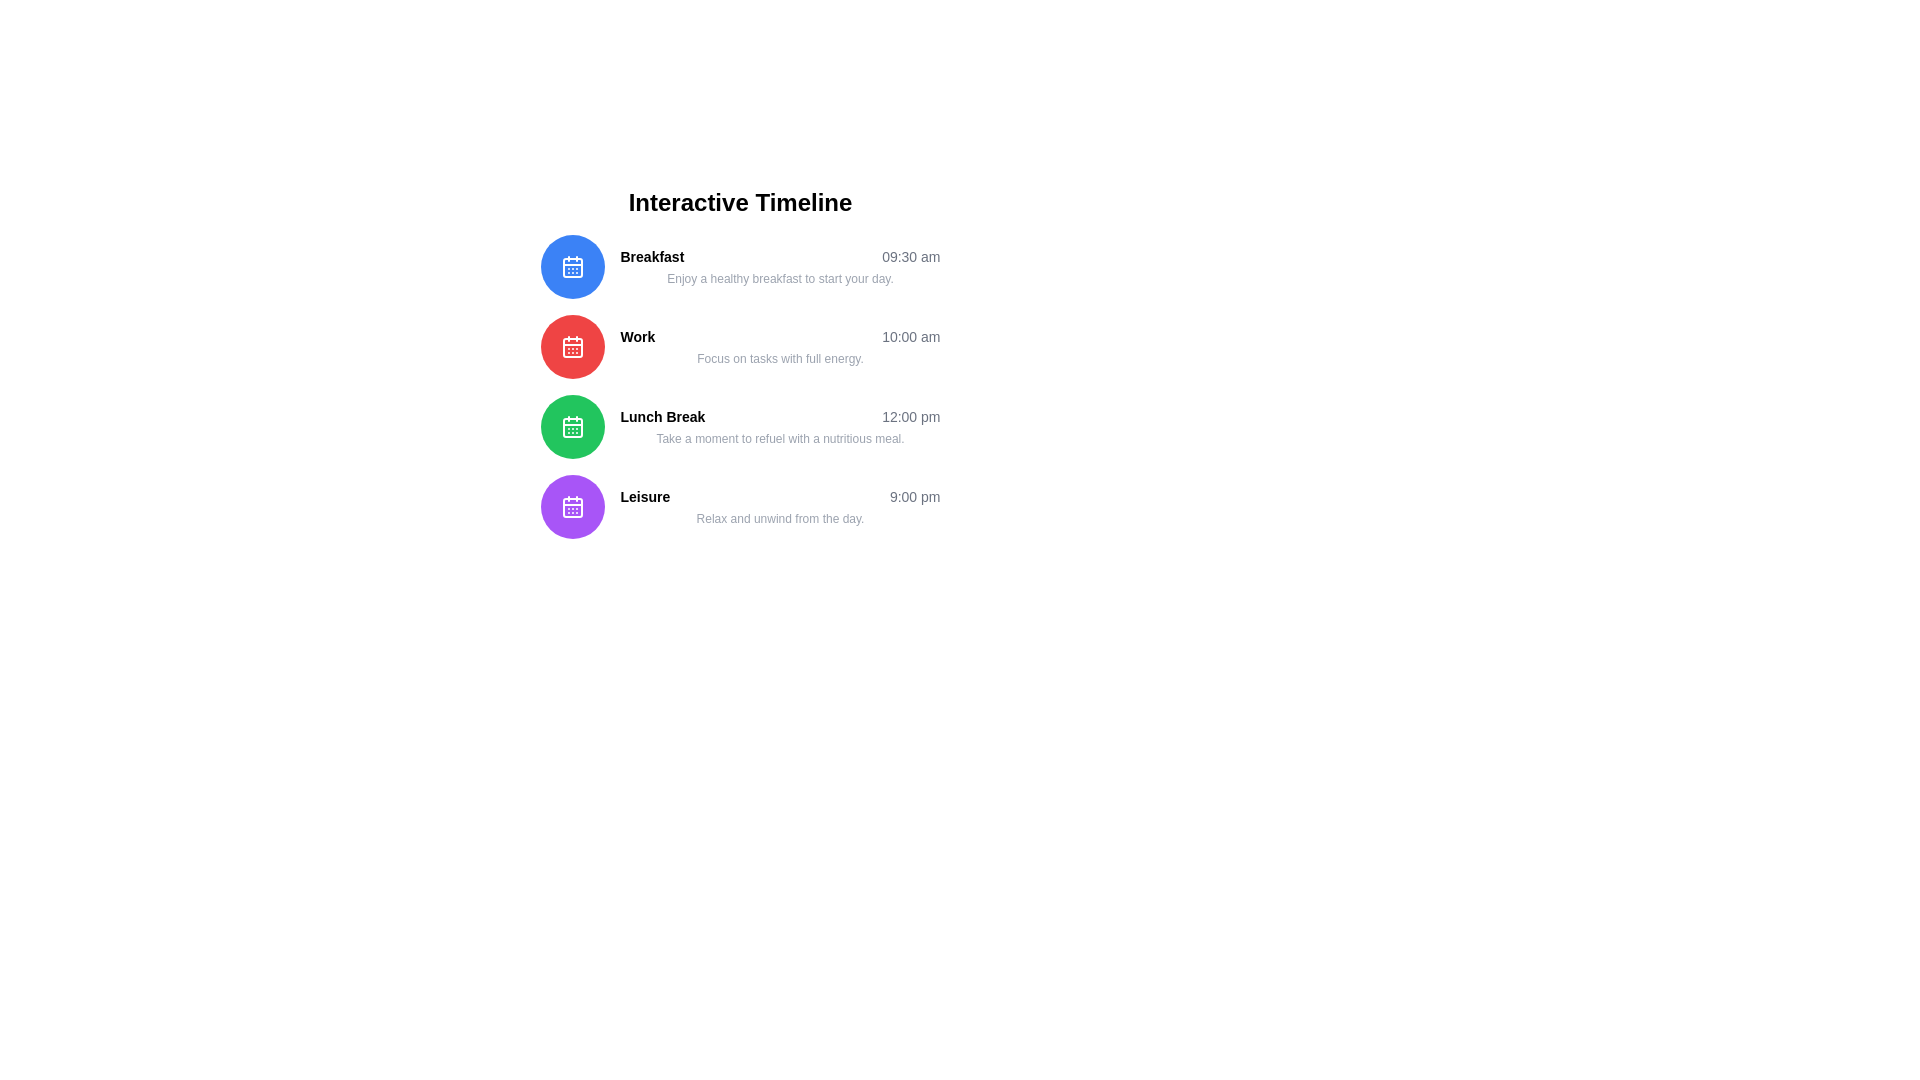 Image resolution: width=1920 pixels, height=1080 pixels. Describe the element at coordinates (652, 256) in the screenshot. I see `the 'Breakfast' category label within the timeline entry, which is non-interactive and visually categorizes the entry before the time display` at that location.